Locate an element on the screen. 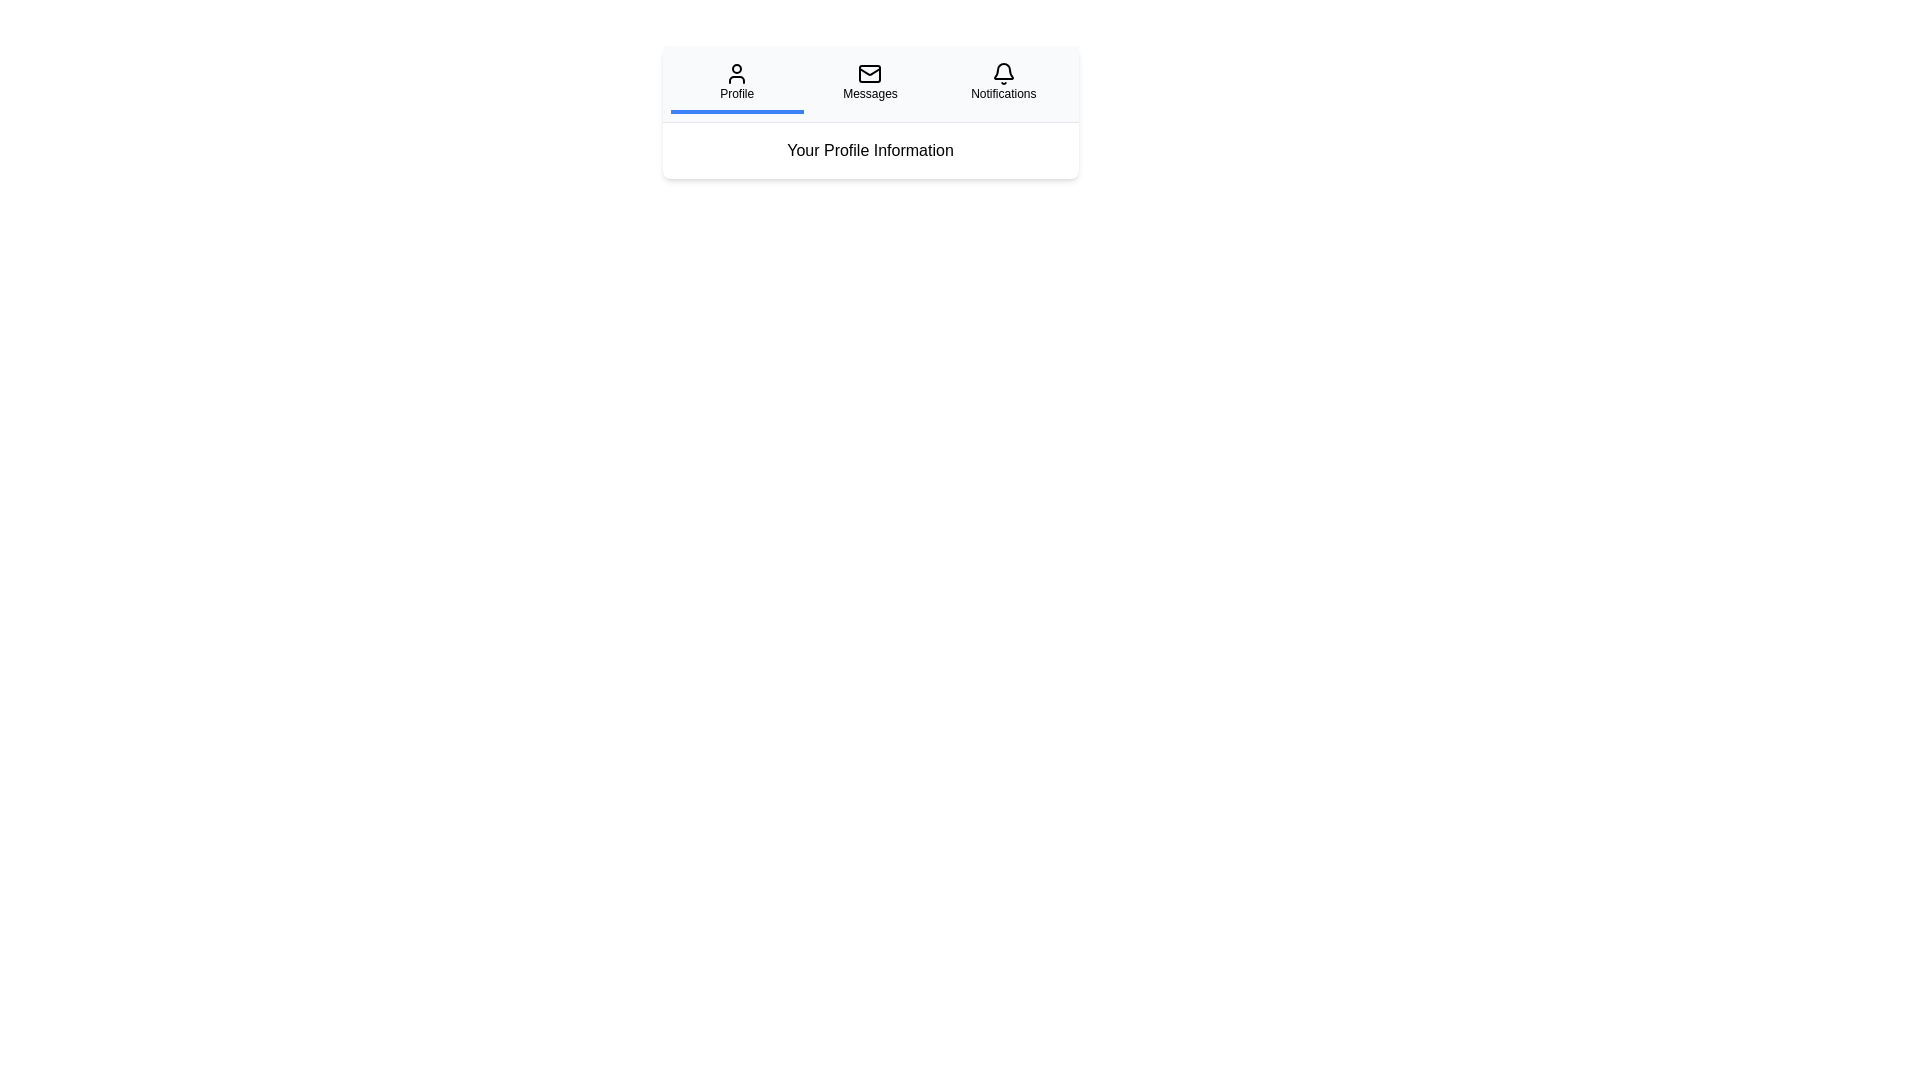  the bell-shaped notification icon located at the top-right corner of the interface, adjacent to 'Messages' and above 'Notifications' is located at coordinates (1003, 70).